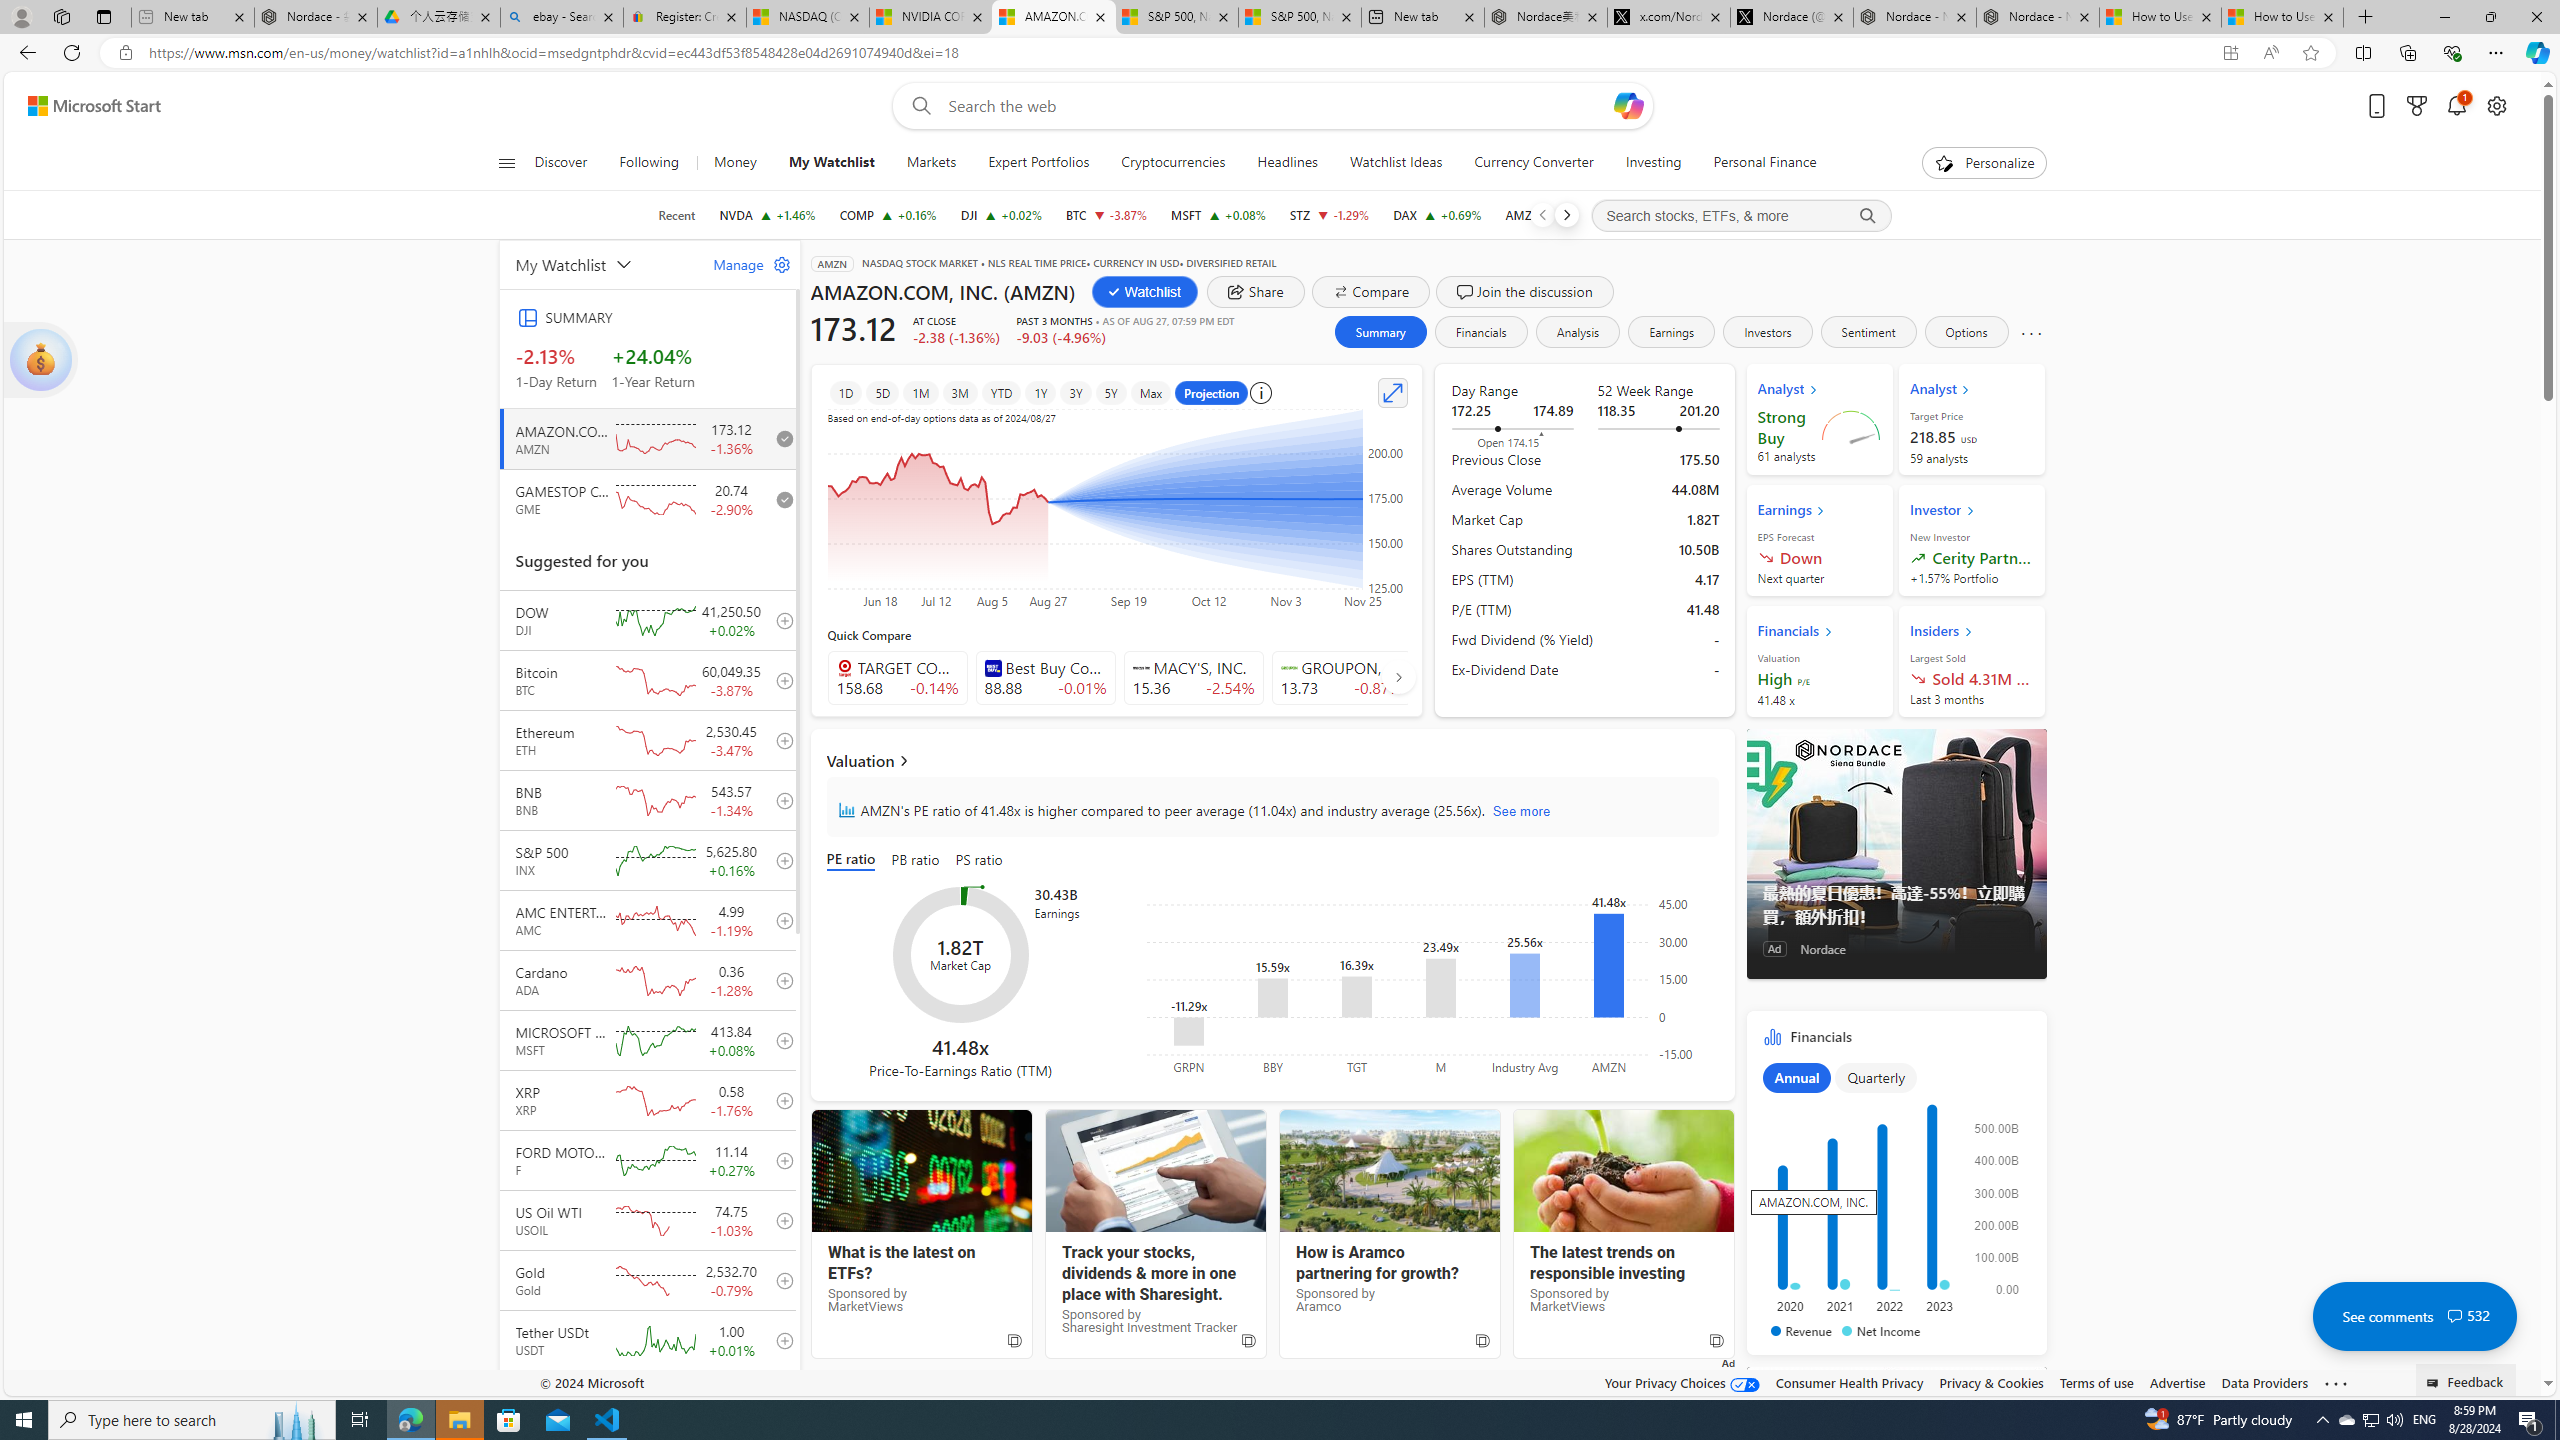 This screenshot has height=1440, width=2560. What do you see at coordinates (1328, 214) in the screenshot?
I see `'STZ CONSTELLATION BRANDS, INC. decrease 239.98 -3.13 -1.29%'` at bounding box center [1328, 214].